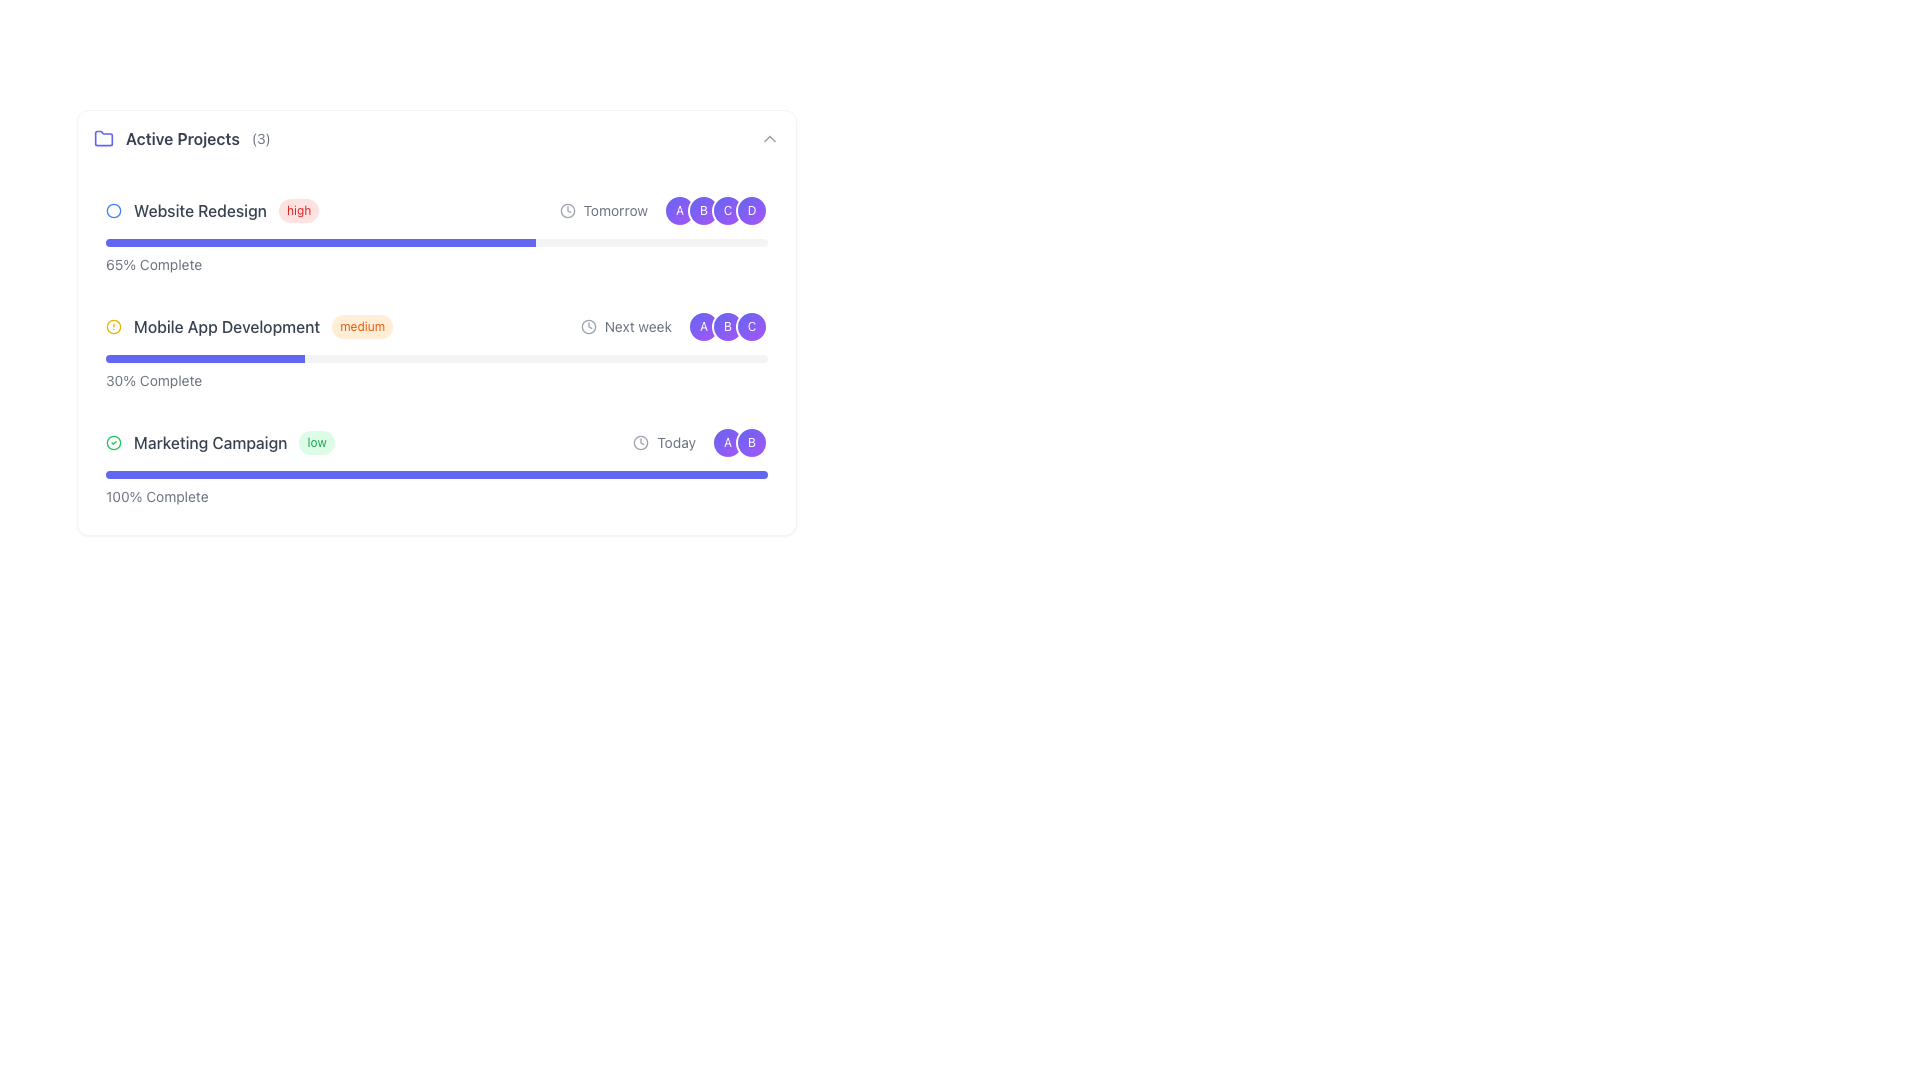 The image size is (1920, 1080). What do you see at coordinates (321, 242) in the screenshot?
I see `the dark indigo progress bar segment indicating 65% completion for the 'Website Redesign' project located at the top of the 'Active Projects' list` at bounding box center [321, 242].